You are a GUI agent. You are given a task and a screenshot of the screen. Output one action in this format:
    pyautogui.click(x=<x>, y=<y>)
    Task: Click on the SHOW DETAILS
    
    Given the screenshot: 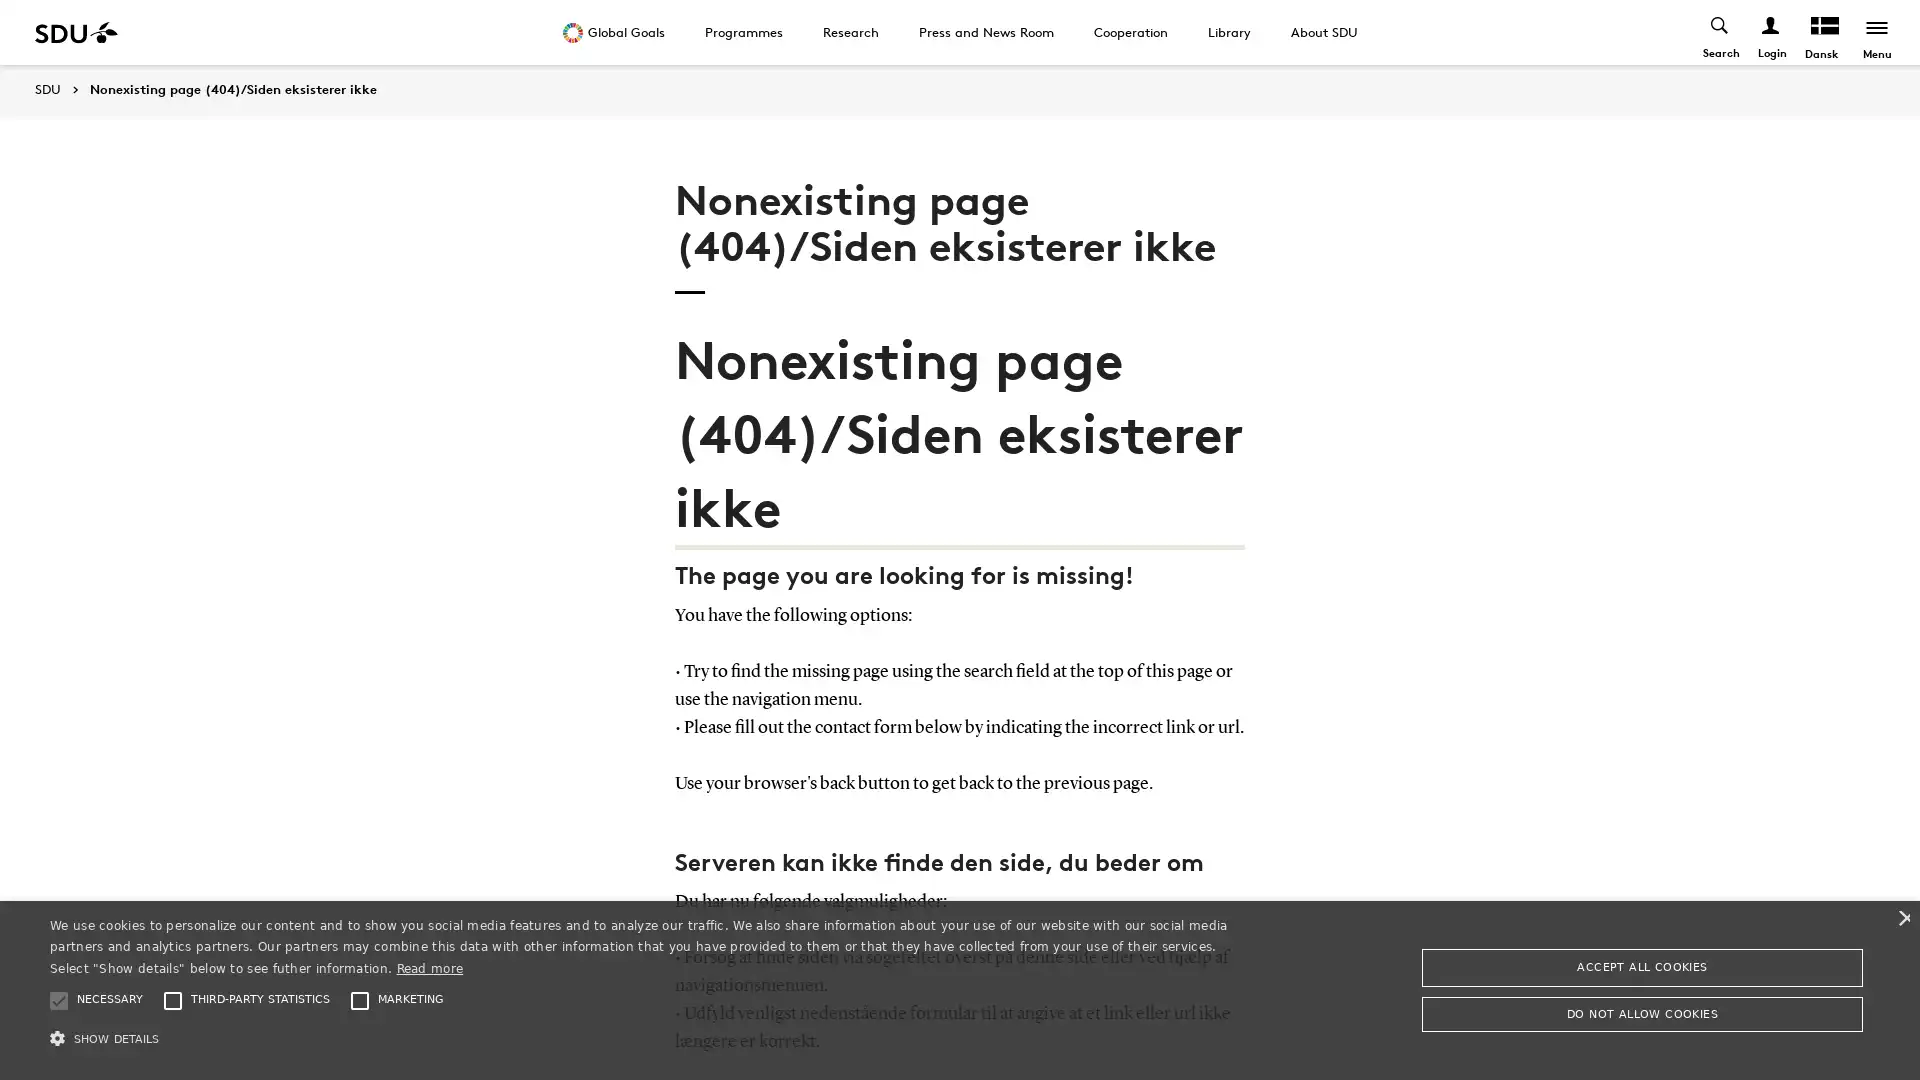 What is the action you would take?
    pyautogui.click(x=641, y=1037)
    